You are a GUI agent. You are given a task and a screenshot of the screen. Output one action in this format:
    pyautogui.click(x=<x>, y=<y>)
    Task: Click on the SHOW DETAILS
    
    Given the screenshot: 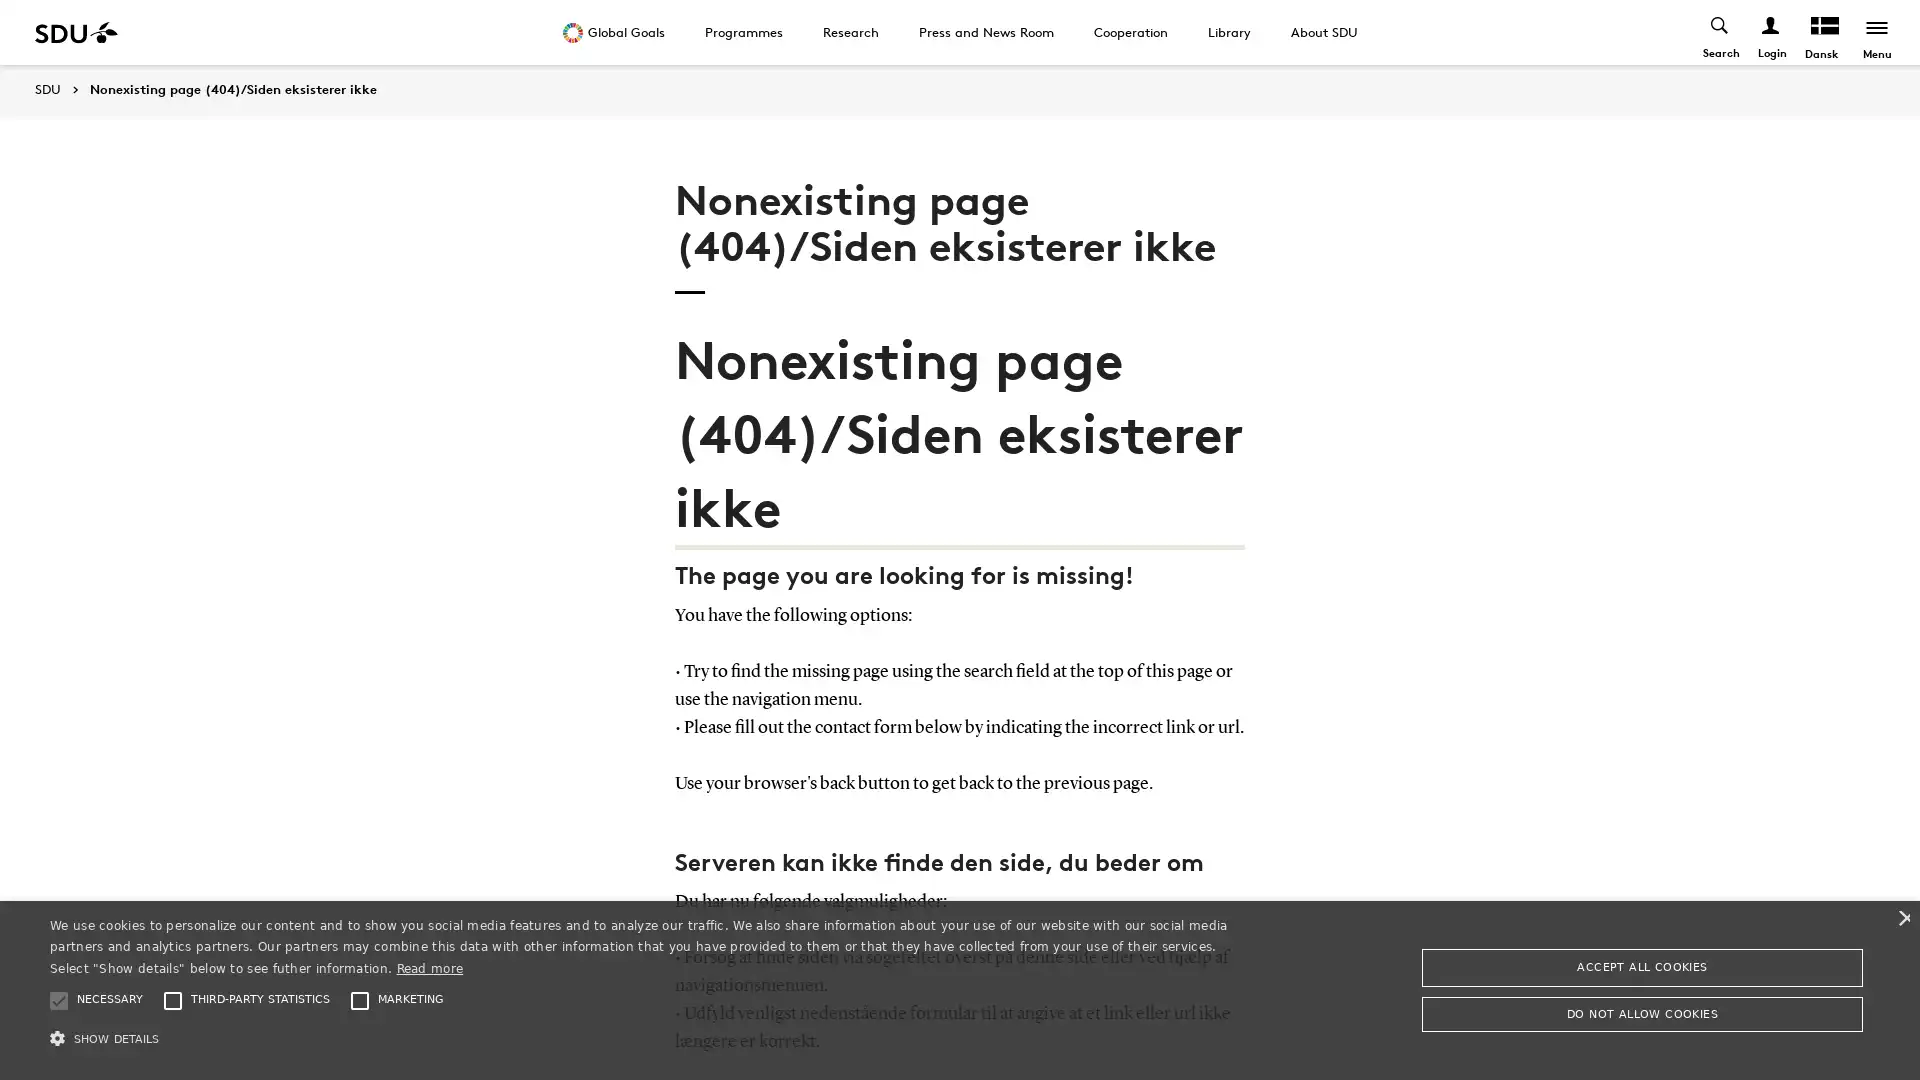 What is the action you would take?
    pyautogui.click(x=641, y=1037)
    